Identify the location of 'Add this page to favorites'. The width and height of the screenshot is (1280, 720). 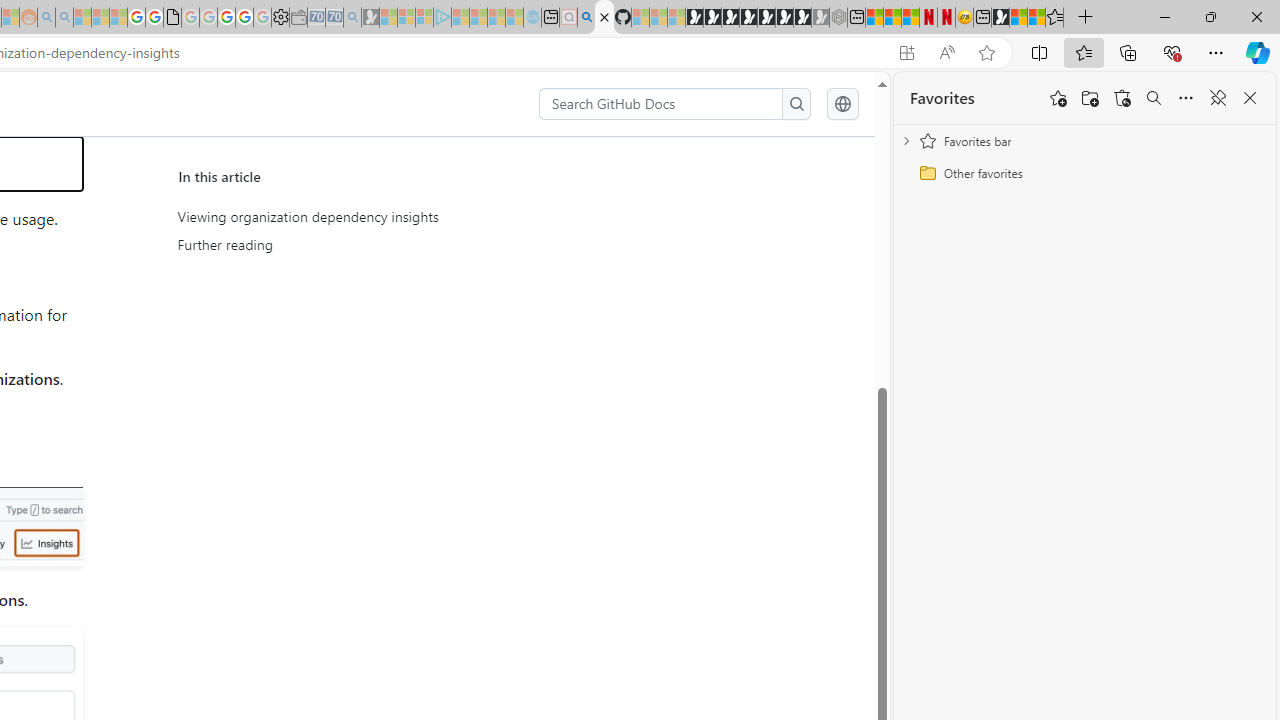
(1057, 98).